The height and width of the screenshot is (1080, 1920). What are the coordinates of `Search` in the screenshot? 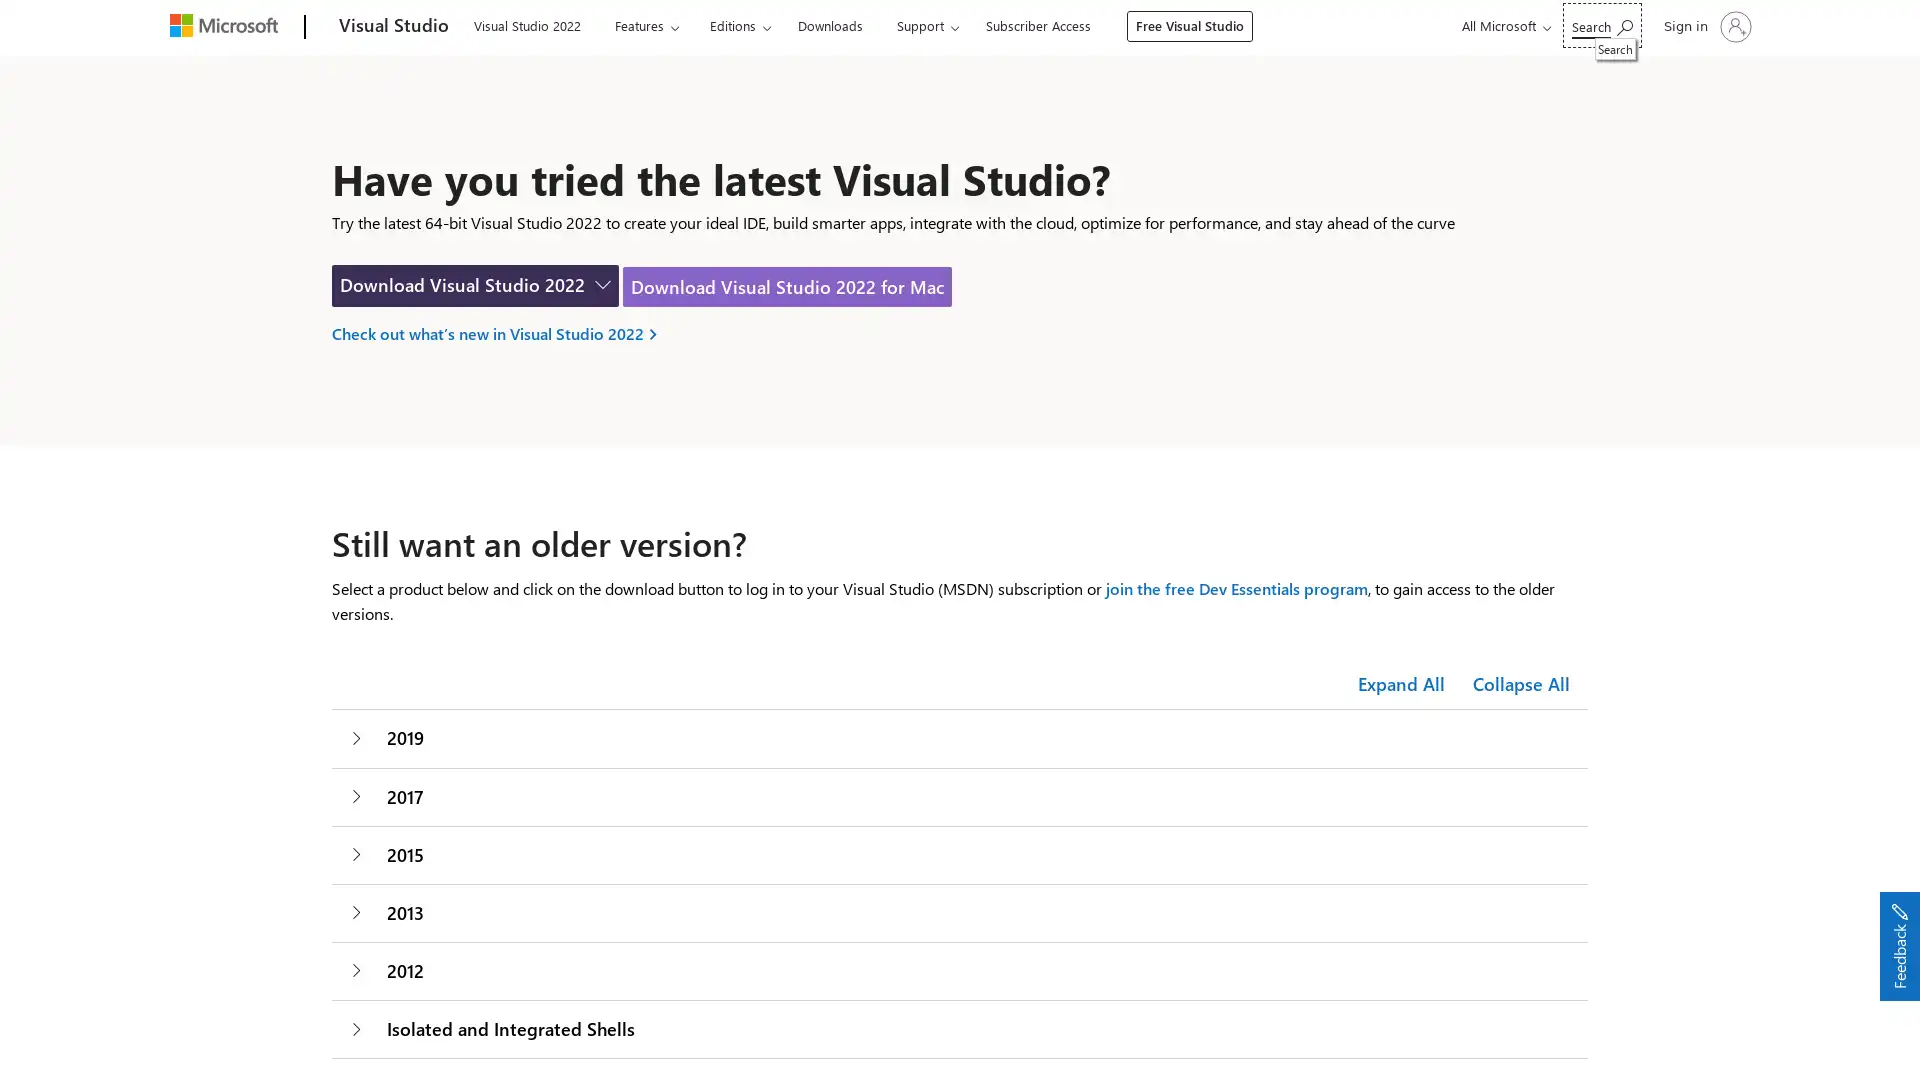 It's located at (1602, 25).